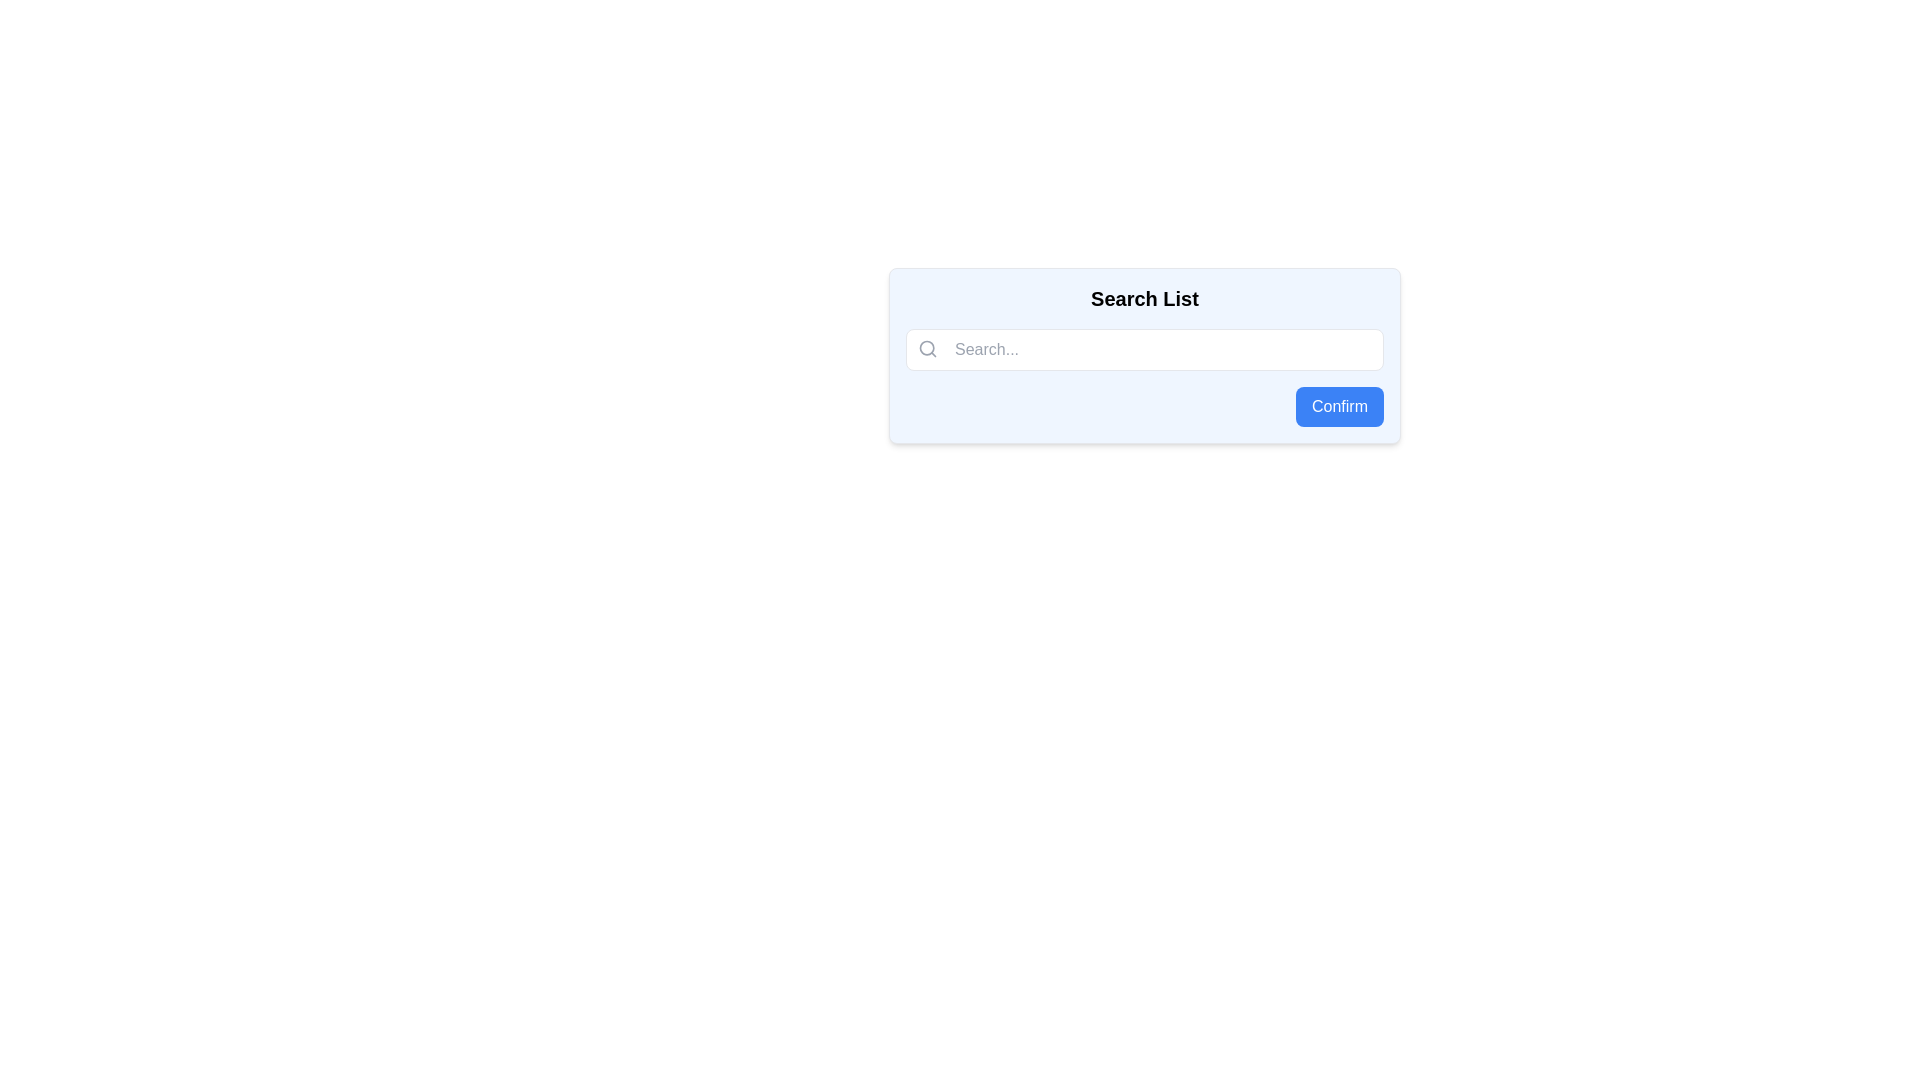  Describe the element at coordinates (926, 347) in the screenshot. I see `the search icon located at the left end of the input bar, next to the placeholder text 'Search...'` at that location.